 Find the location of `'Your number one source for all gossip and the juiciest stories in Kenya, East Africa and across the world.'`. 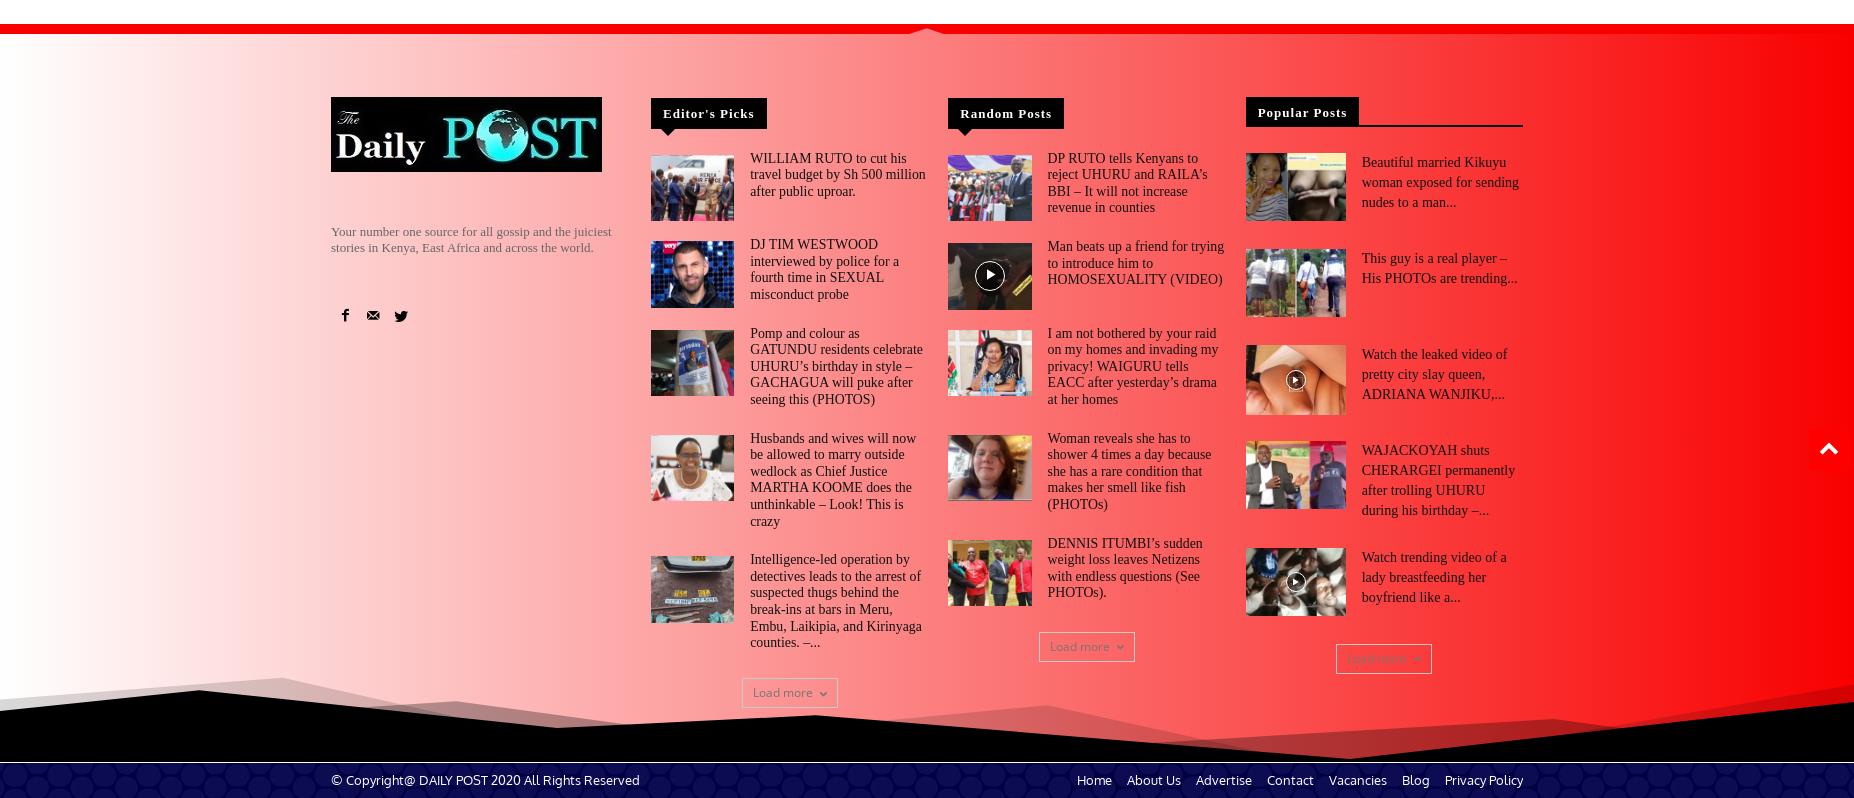

'Your number one source for all gossip and the juiciest stories in Kenya, East Africa and across the world.' is located at coordinates (470, 238).